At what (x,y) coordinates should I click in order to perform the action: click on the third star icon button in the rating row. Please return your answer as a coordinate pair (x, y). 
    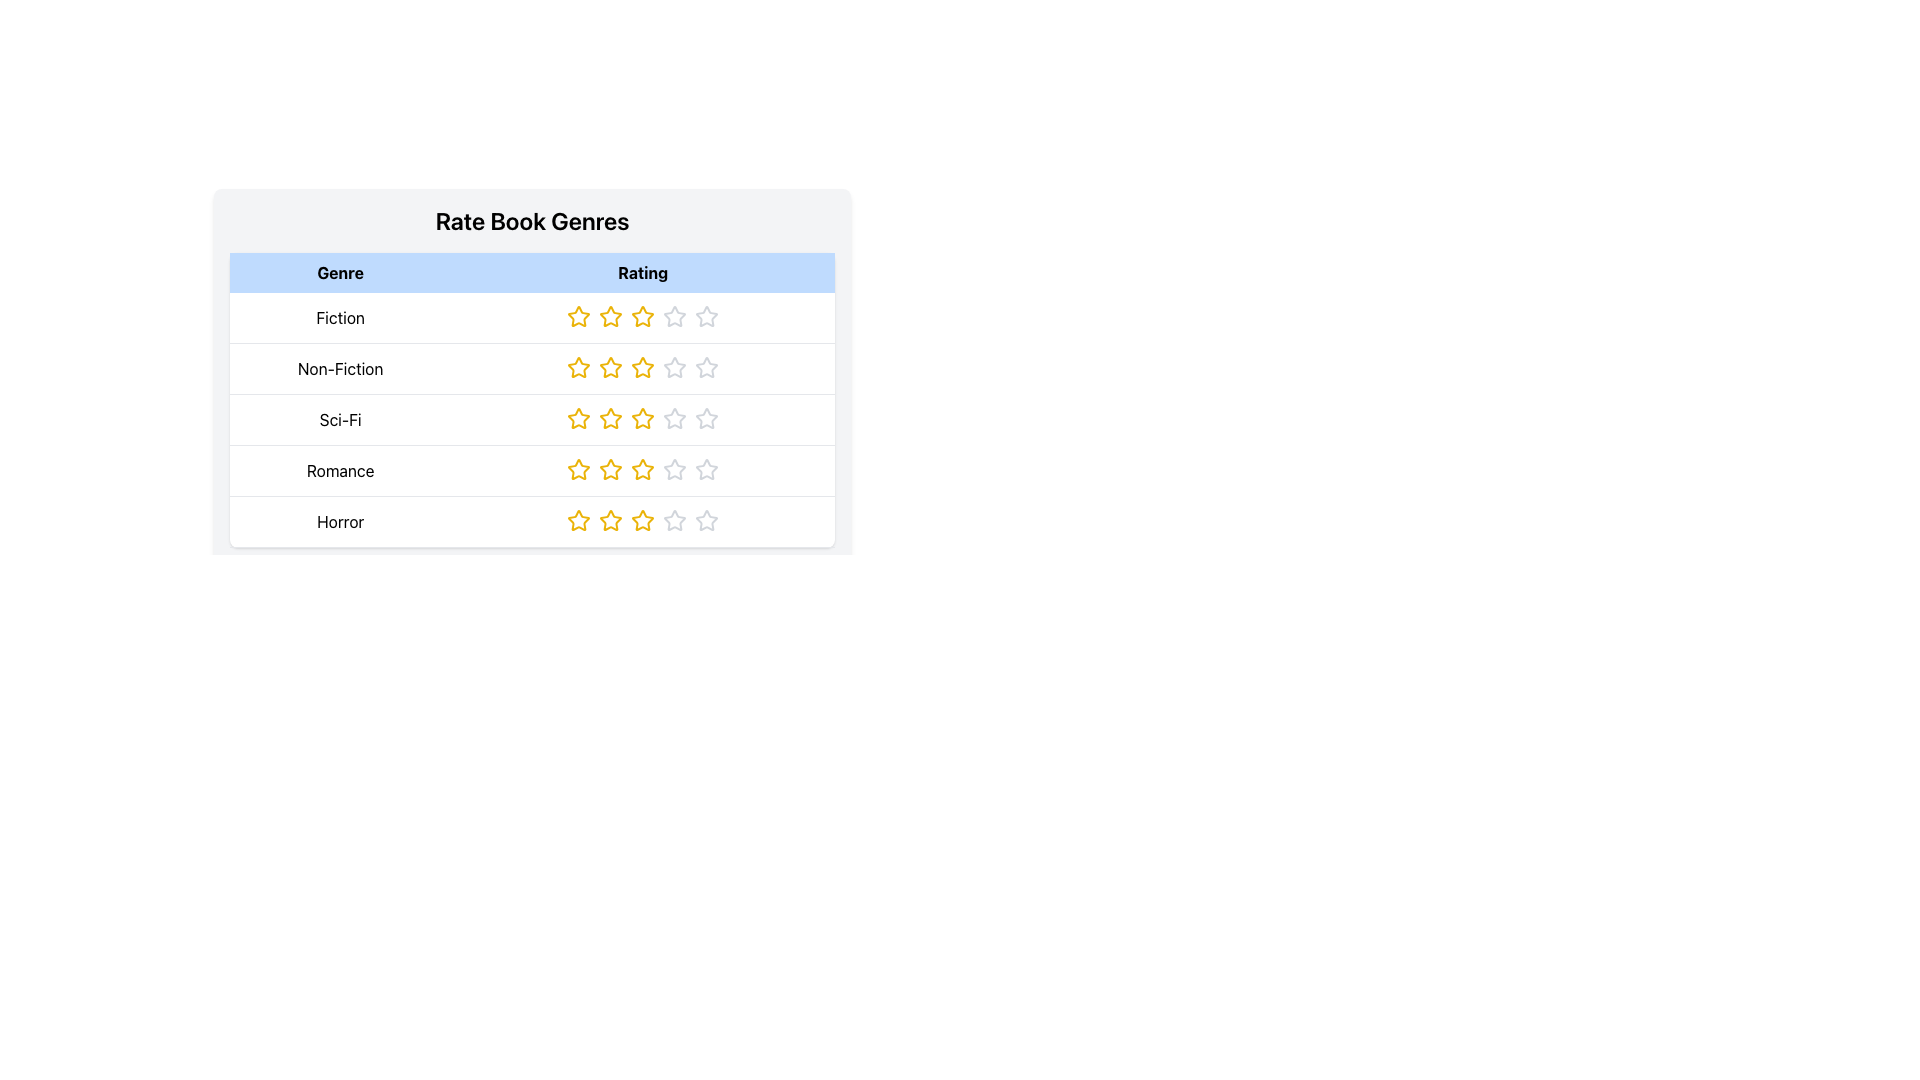
    Looking at the image, I should click on (610, 418).